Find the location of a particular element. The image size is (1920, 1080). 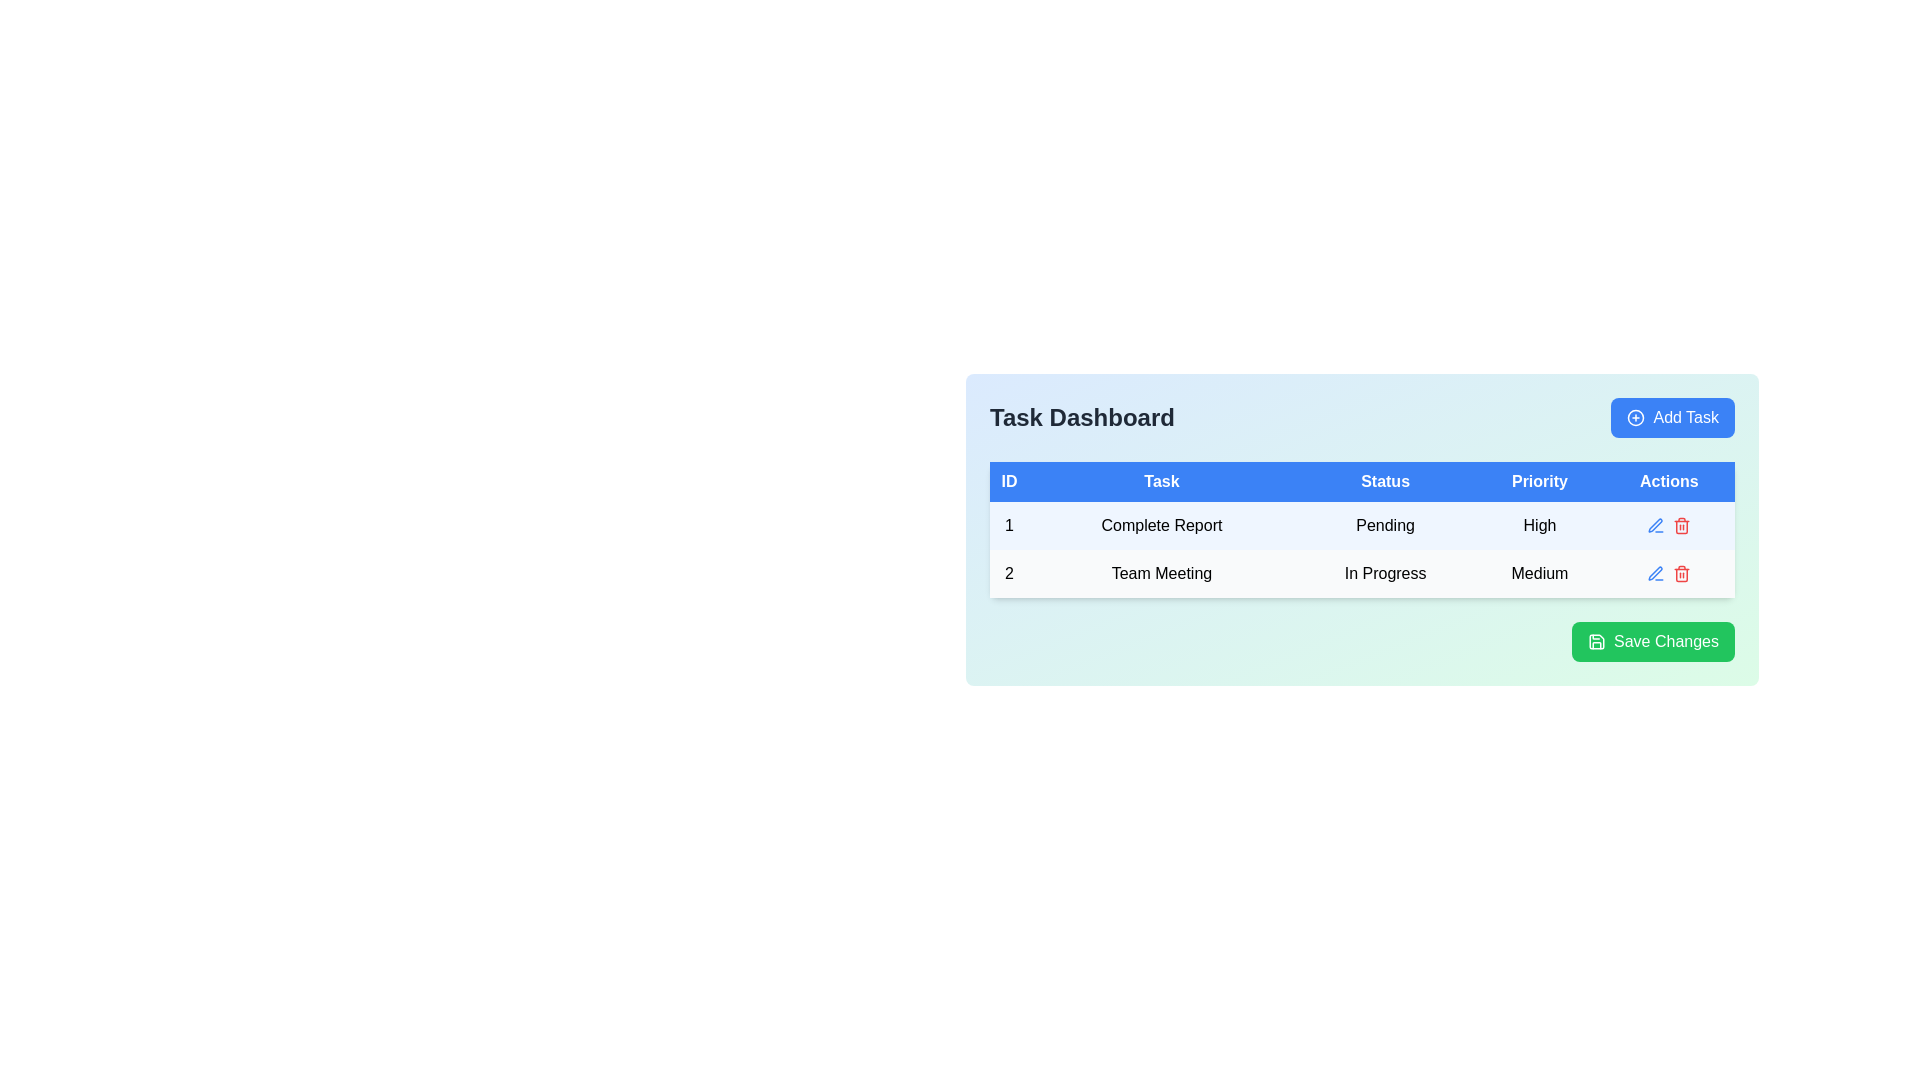

the blue pencil icon in the Actions column of the first row of the Task Dashboard is located at coordinates (1669, 524).